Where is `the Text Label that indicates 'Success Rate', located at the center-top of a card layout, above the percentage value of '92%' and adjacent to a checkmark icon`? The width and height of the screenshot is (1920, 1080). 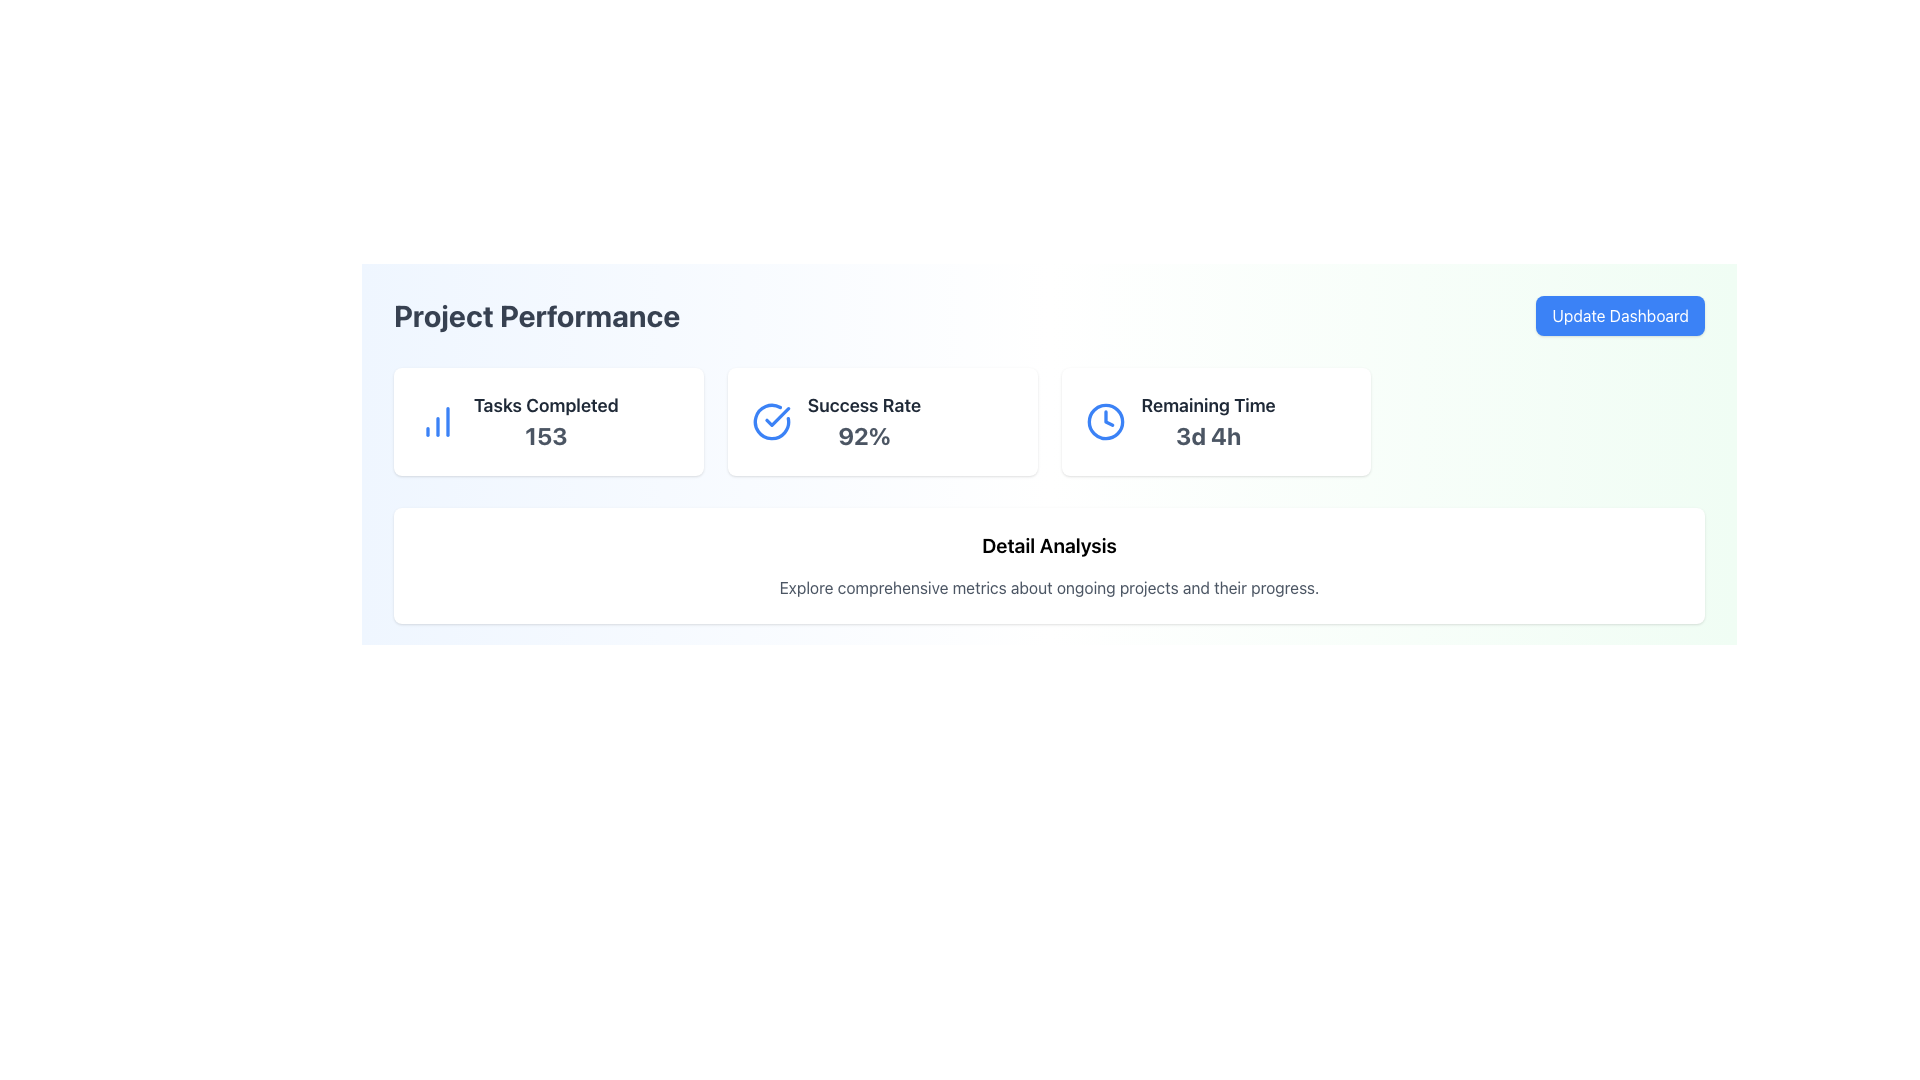
the Text Label that indicates 'Success Rate', located at the center-top of a card layout, above the percentage value of '92%' and adjacent to a checkmark icon is located at coordinates (864, 405).